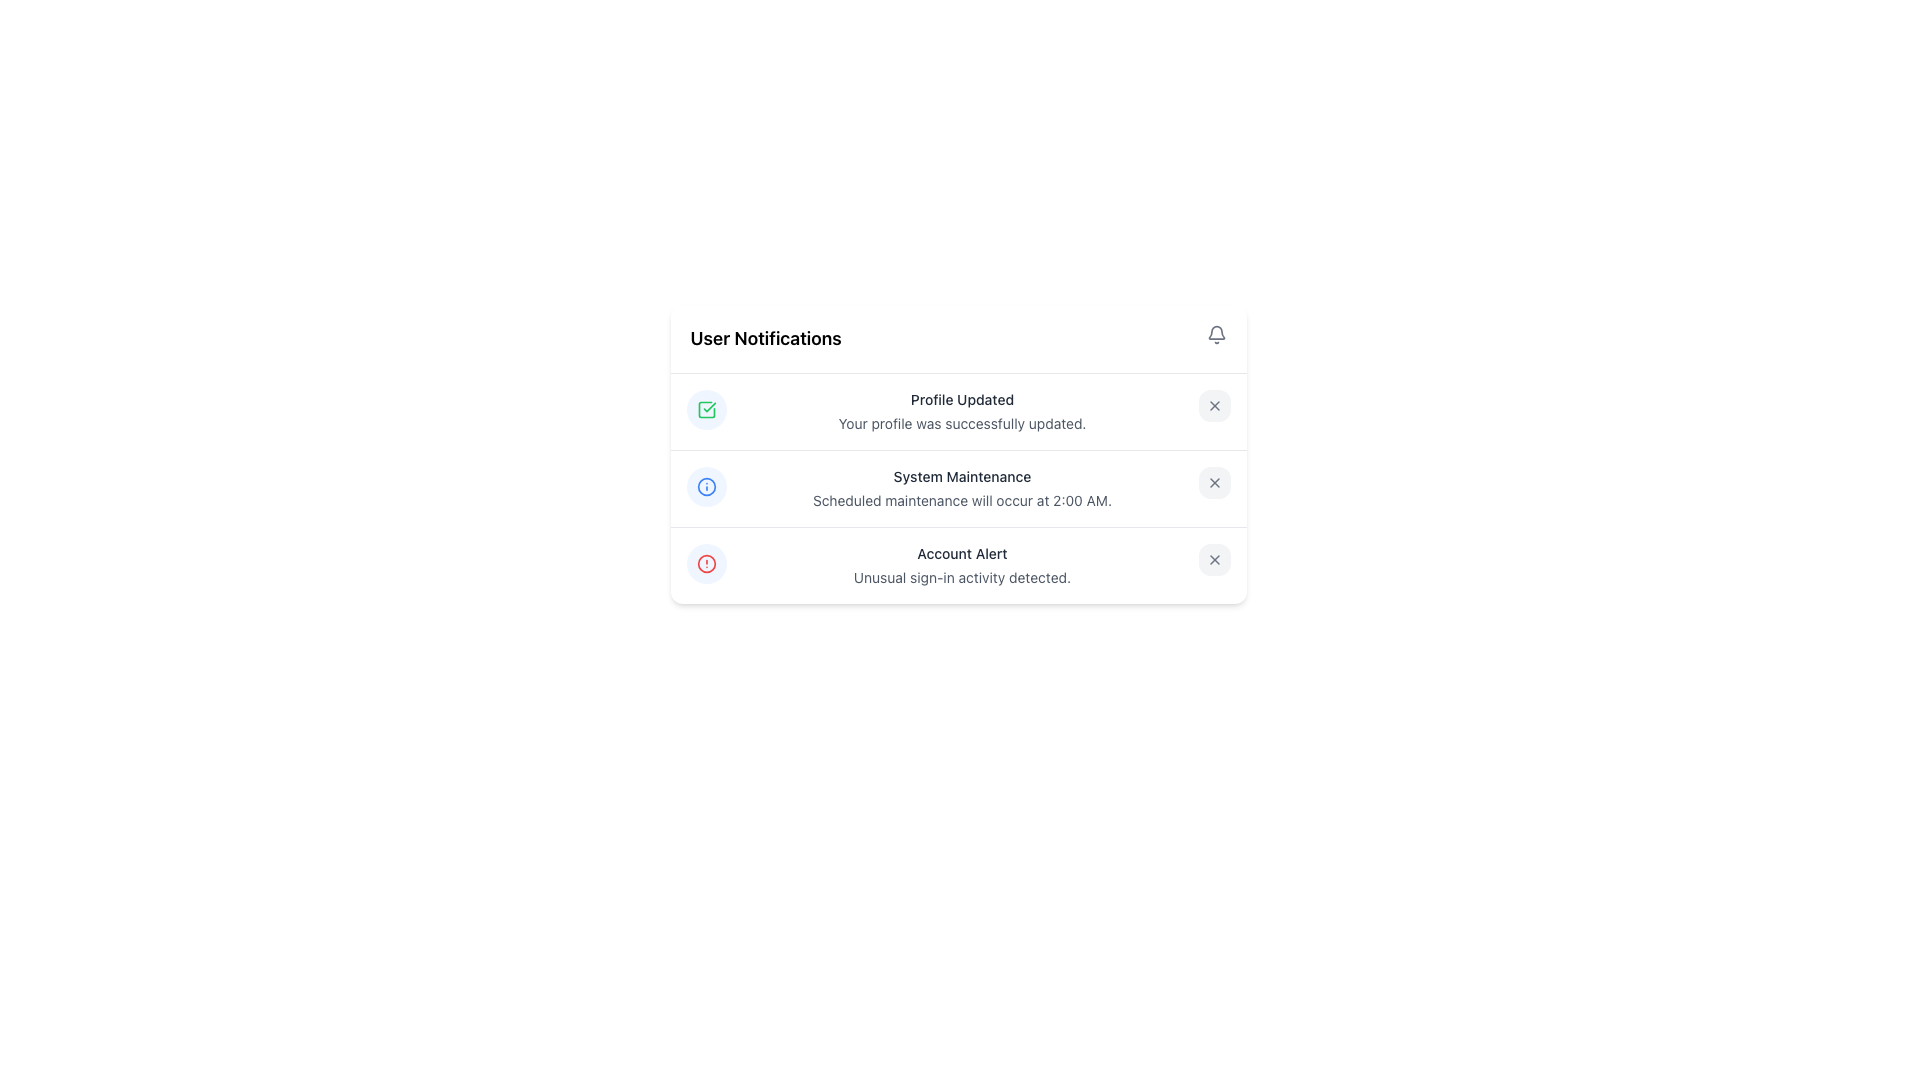 The height and width of the screenshot is (1080, 1920). Describe the element at coordinates (962, 554) in the screenshot. I see `title text of the notification about unusual account activity, located in the third row of the notification list, next to the left icon` at that location.